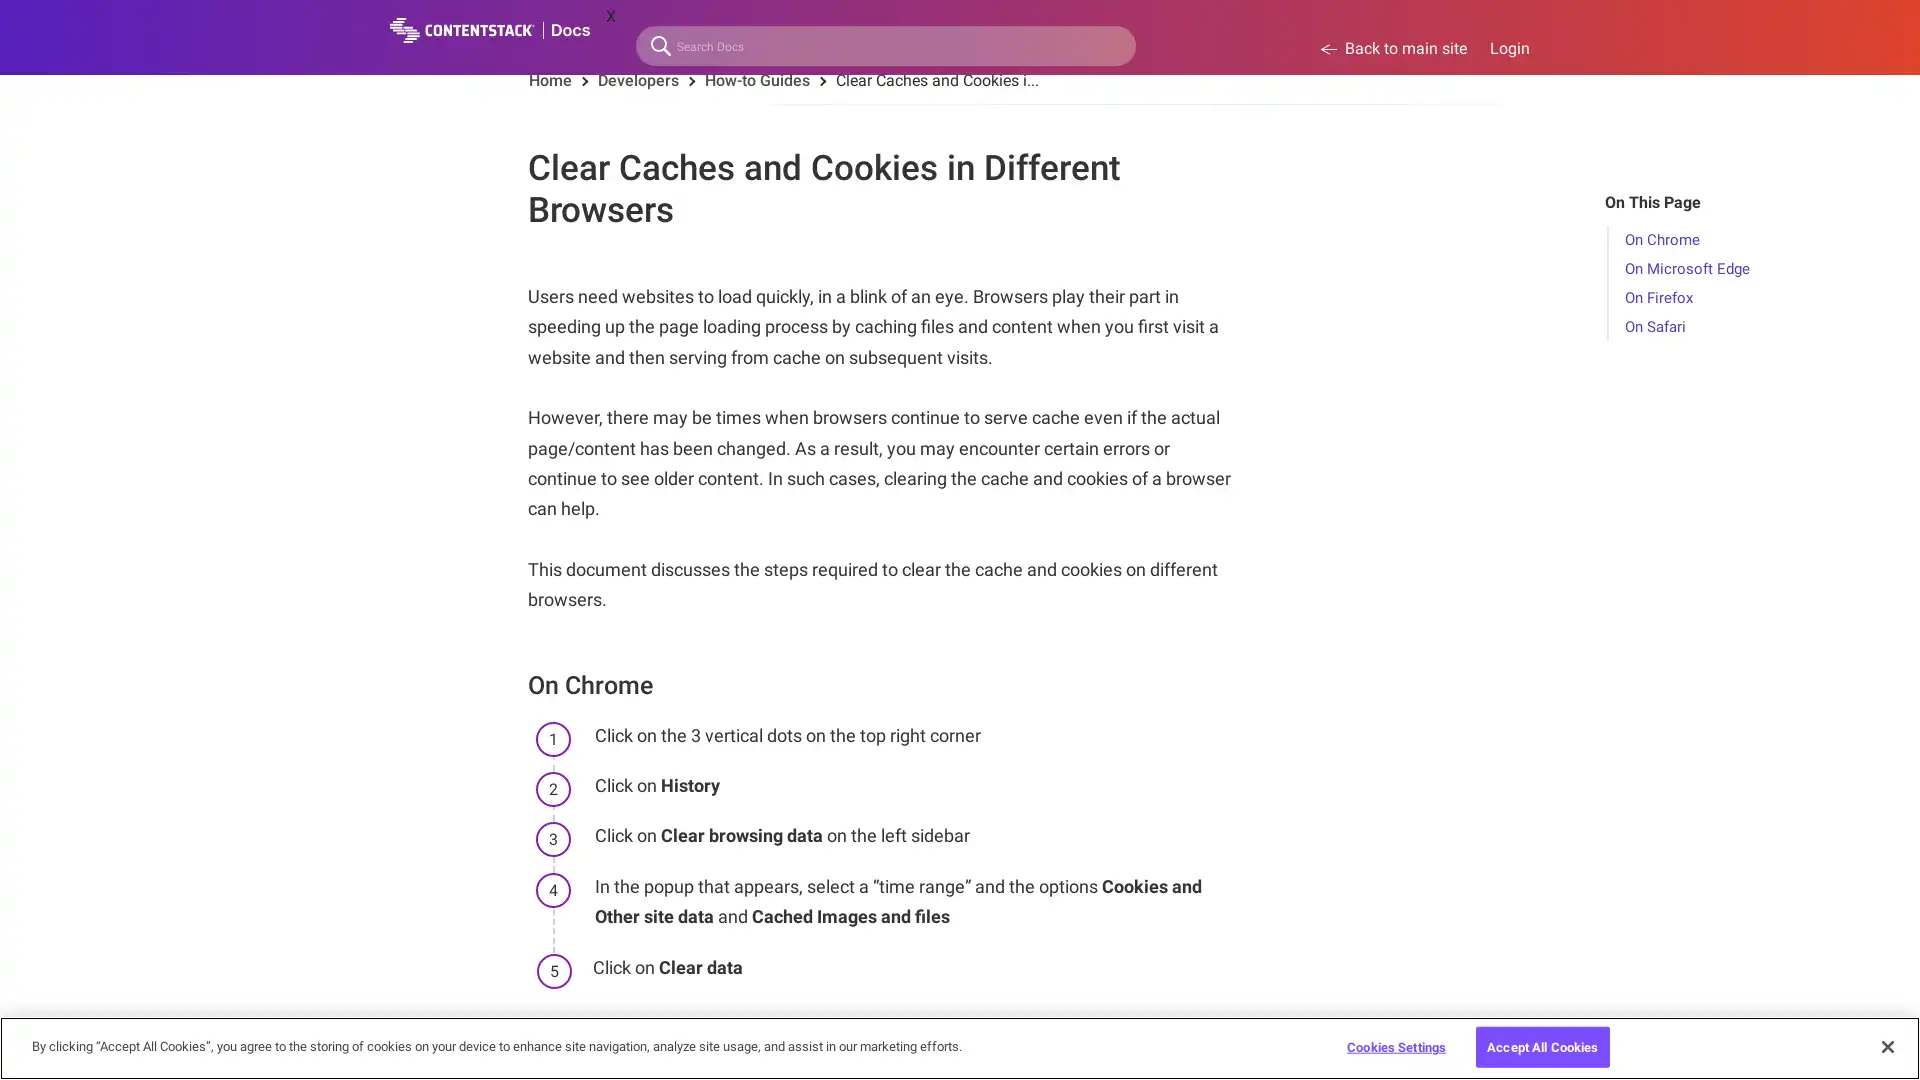 The height and width of the screenshot is (1080, 1920). I want to click on Cookies Settings, so click(1395, 1045).